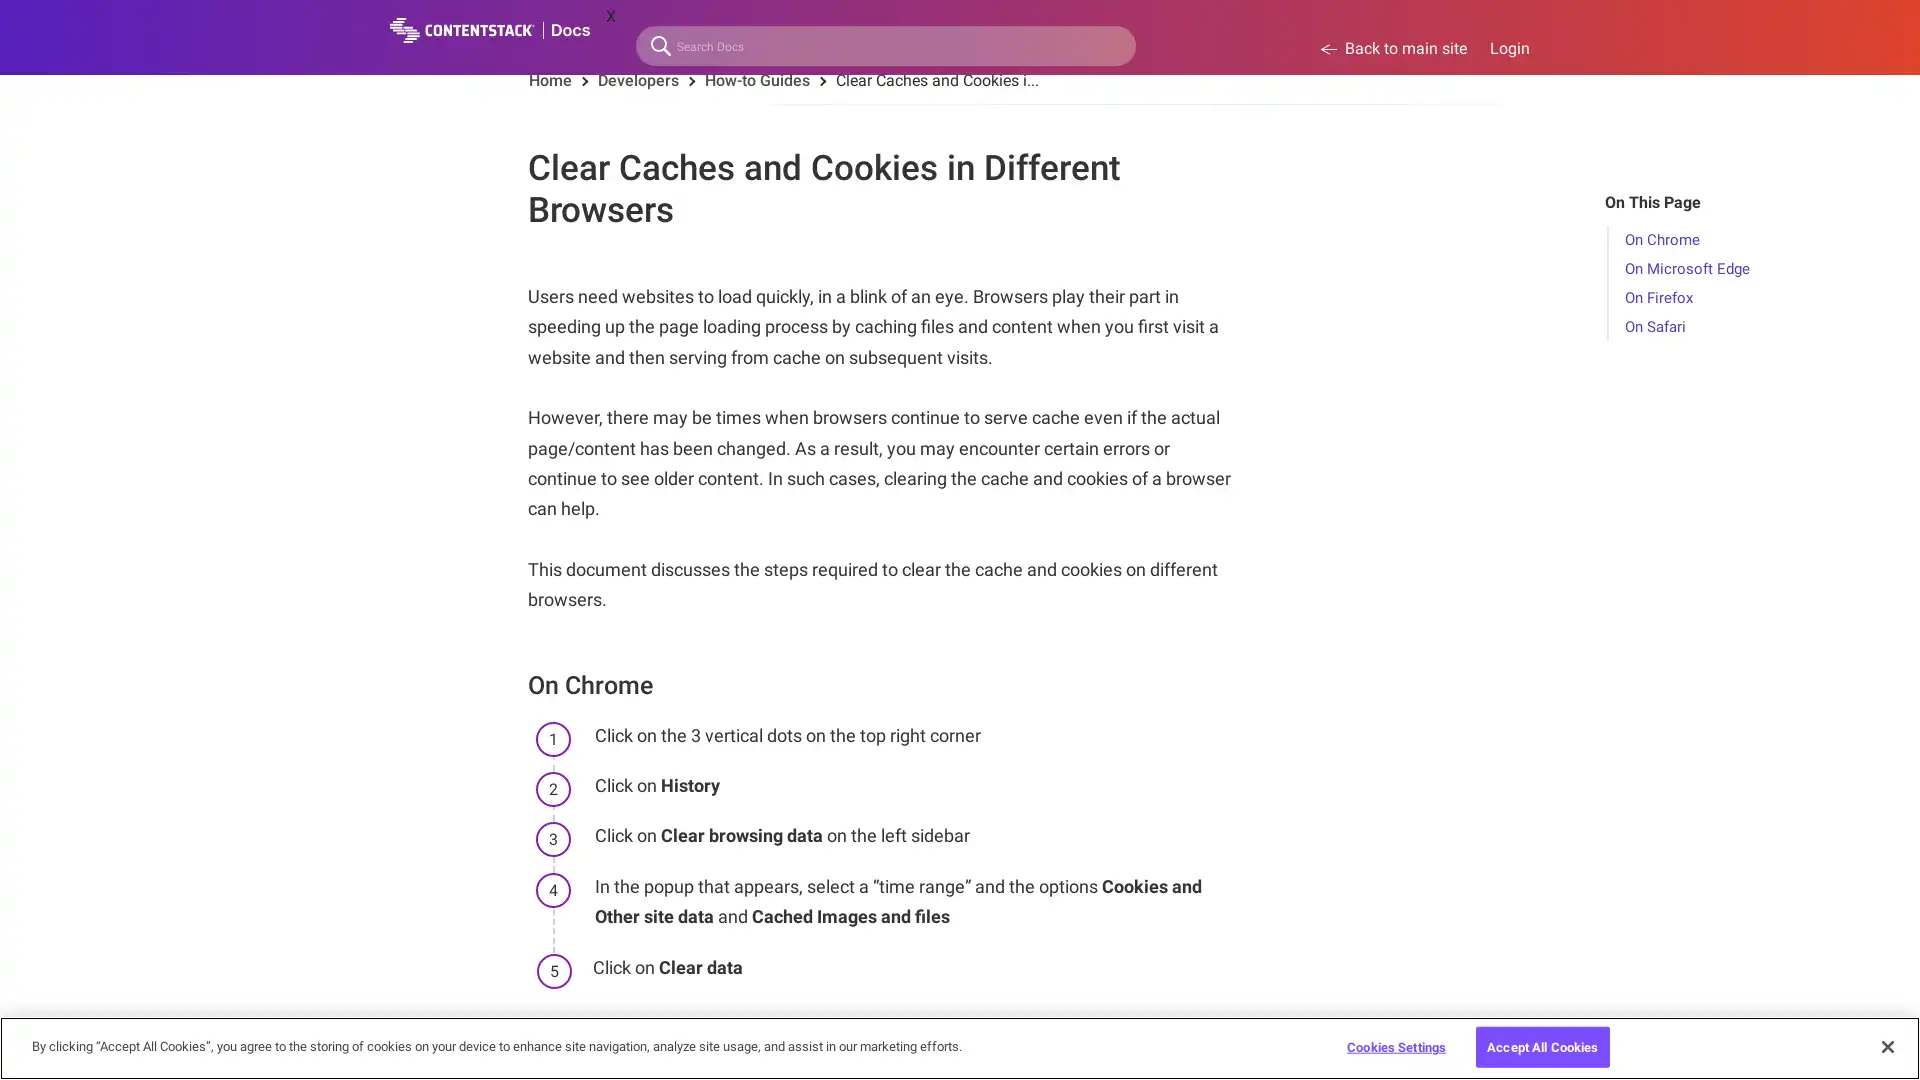 The height and width of the screenshot is (1080, 1920). I want to click on Cookies Settings, so click(1395, 1045).